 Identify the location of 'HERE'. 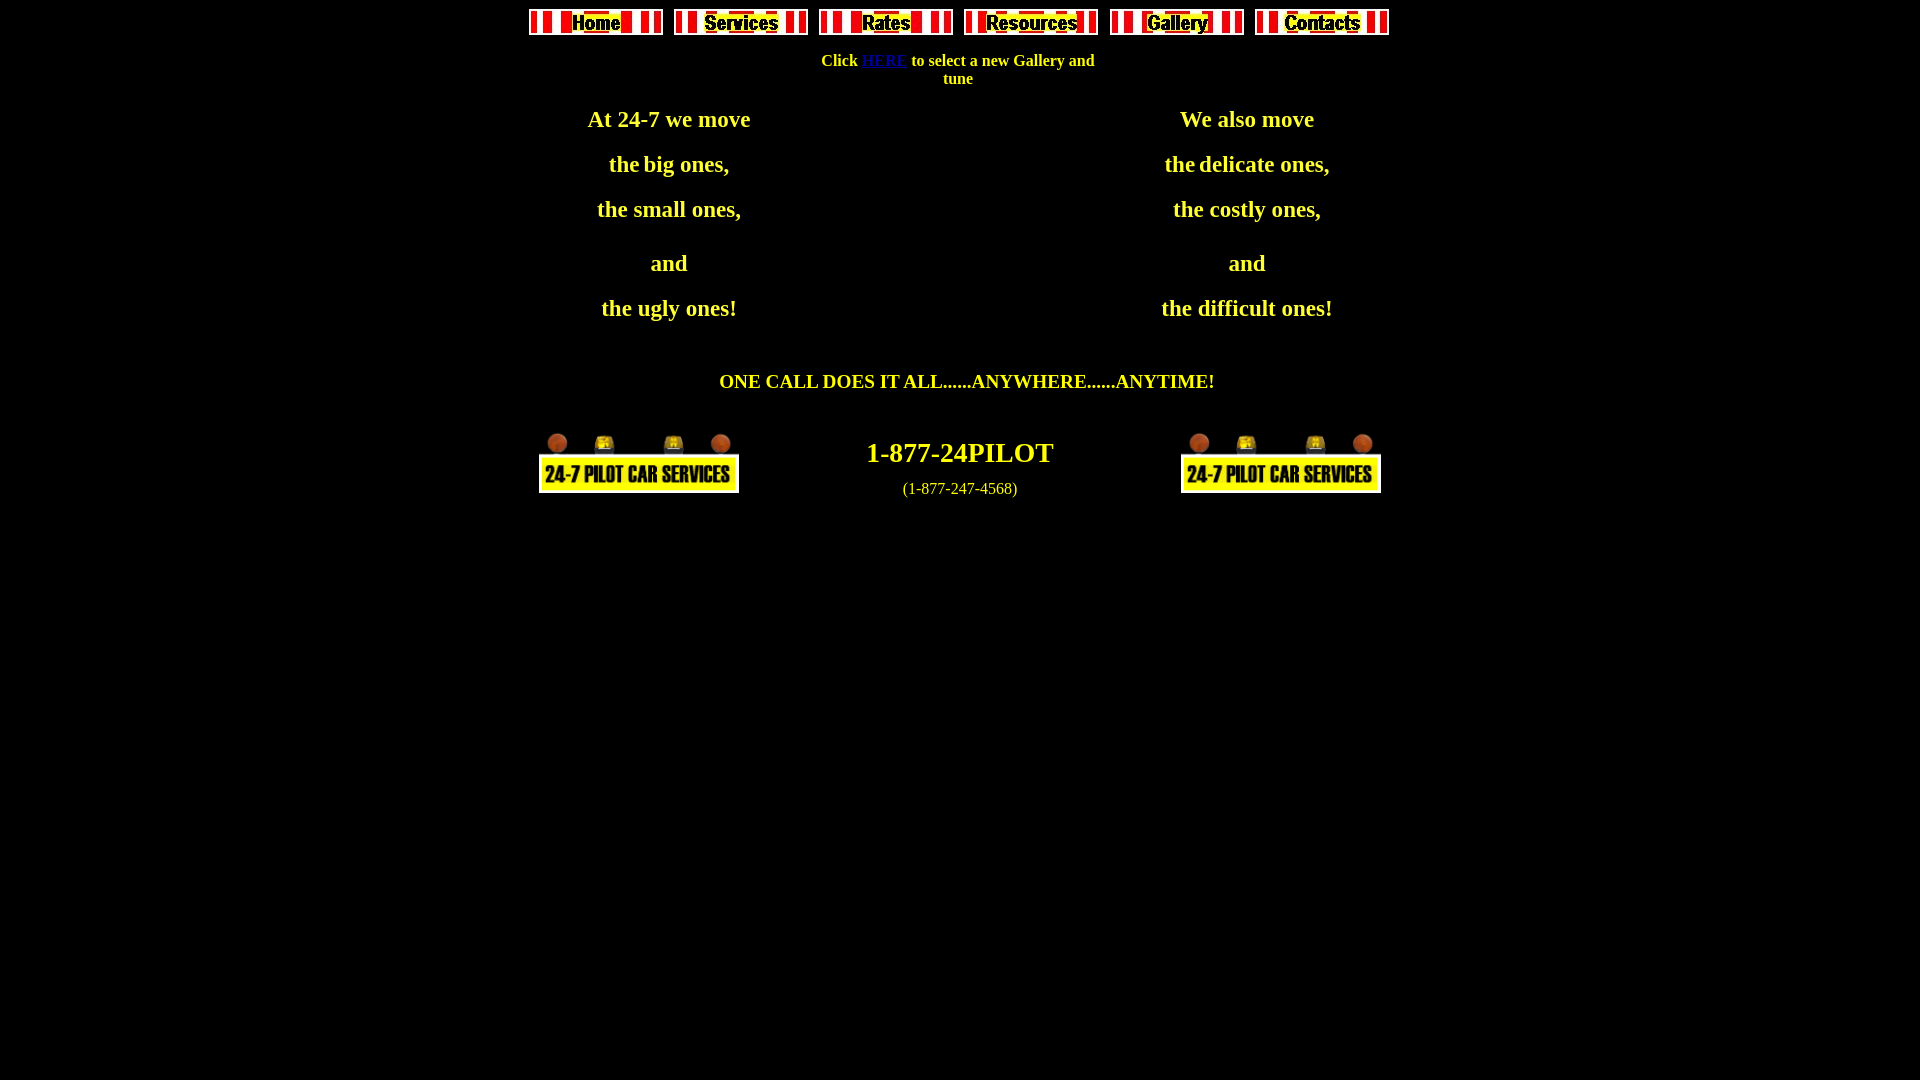
(883, 59).